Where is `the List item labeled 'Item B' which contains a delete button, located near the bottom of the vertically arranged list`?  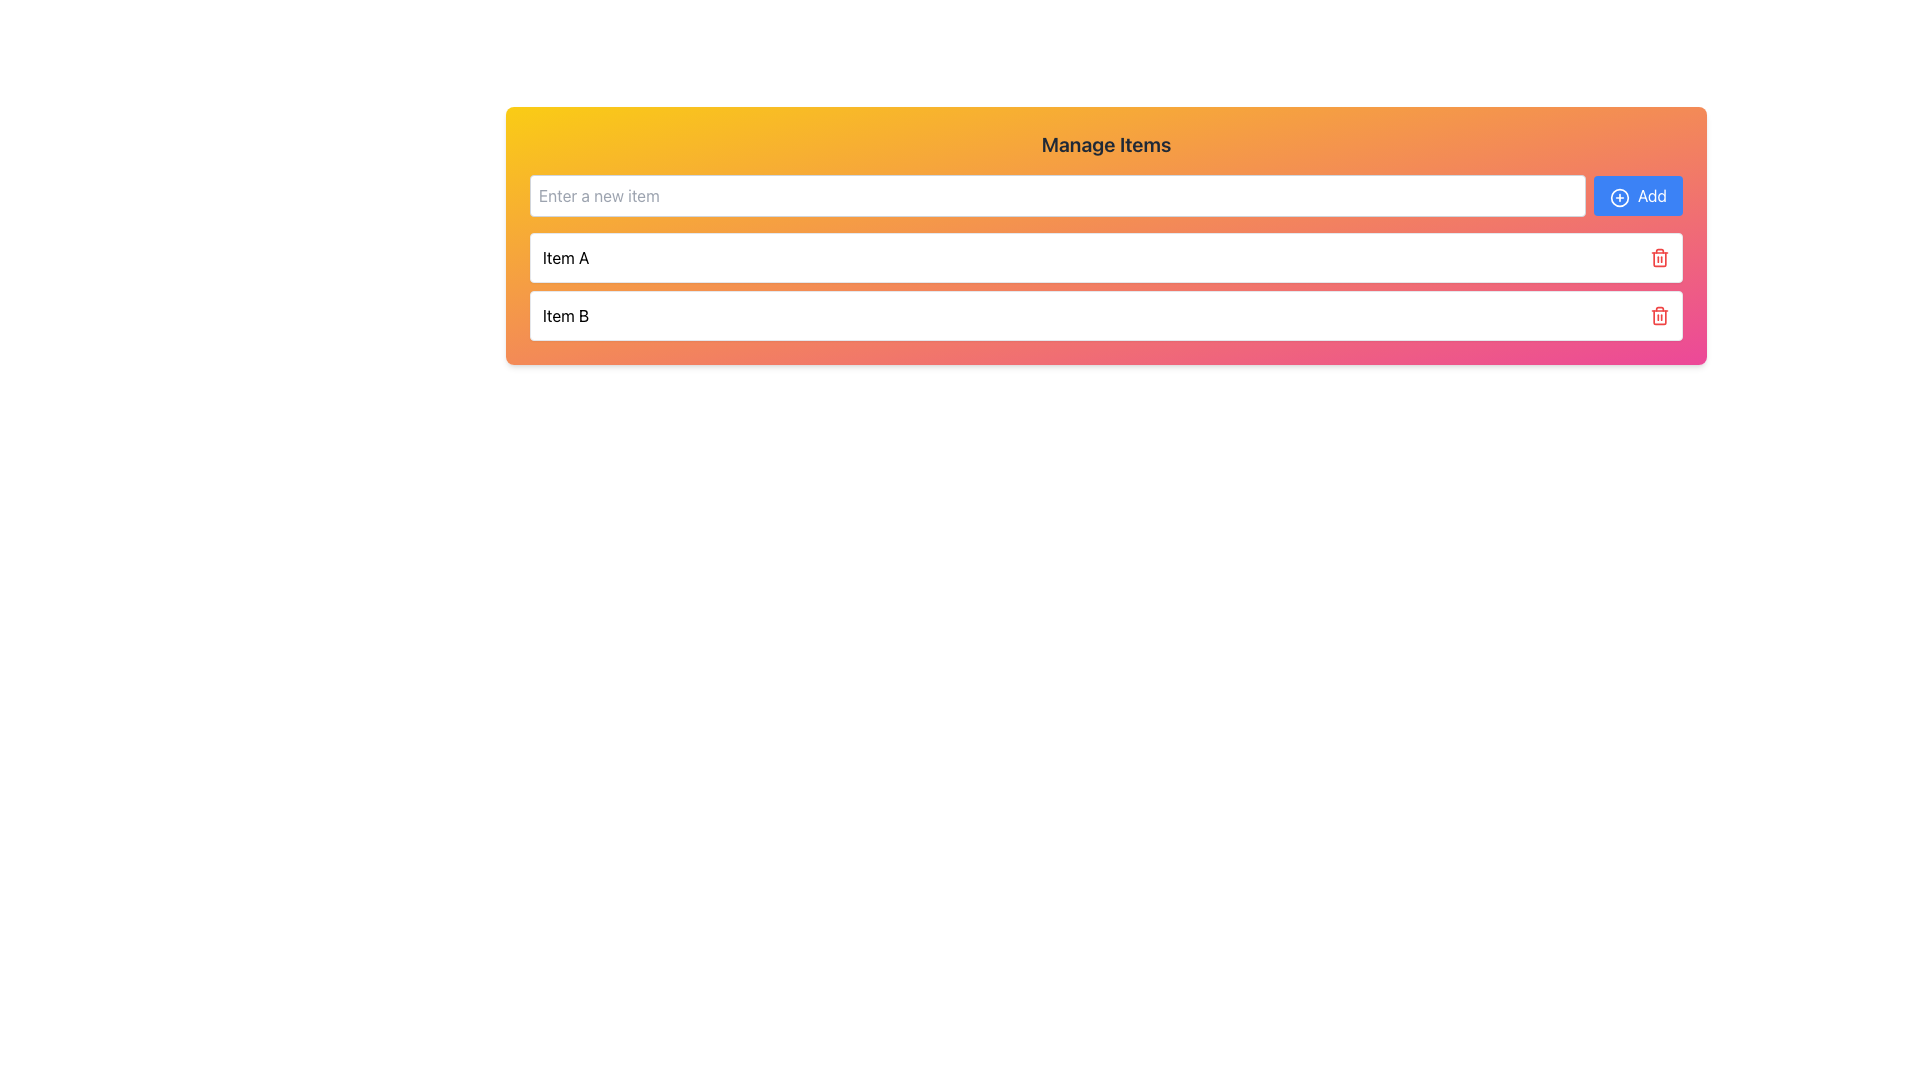 the List item labeled 'Item B' which contains a delete button, located near the bottom of the vertically arranged list is located at coordinates (1105, 315).